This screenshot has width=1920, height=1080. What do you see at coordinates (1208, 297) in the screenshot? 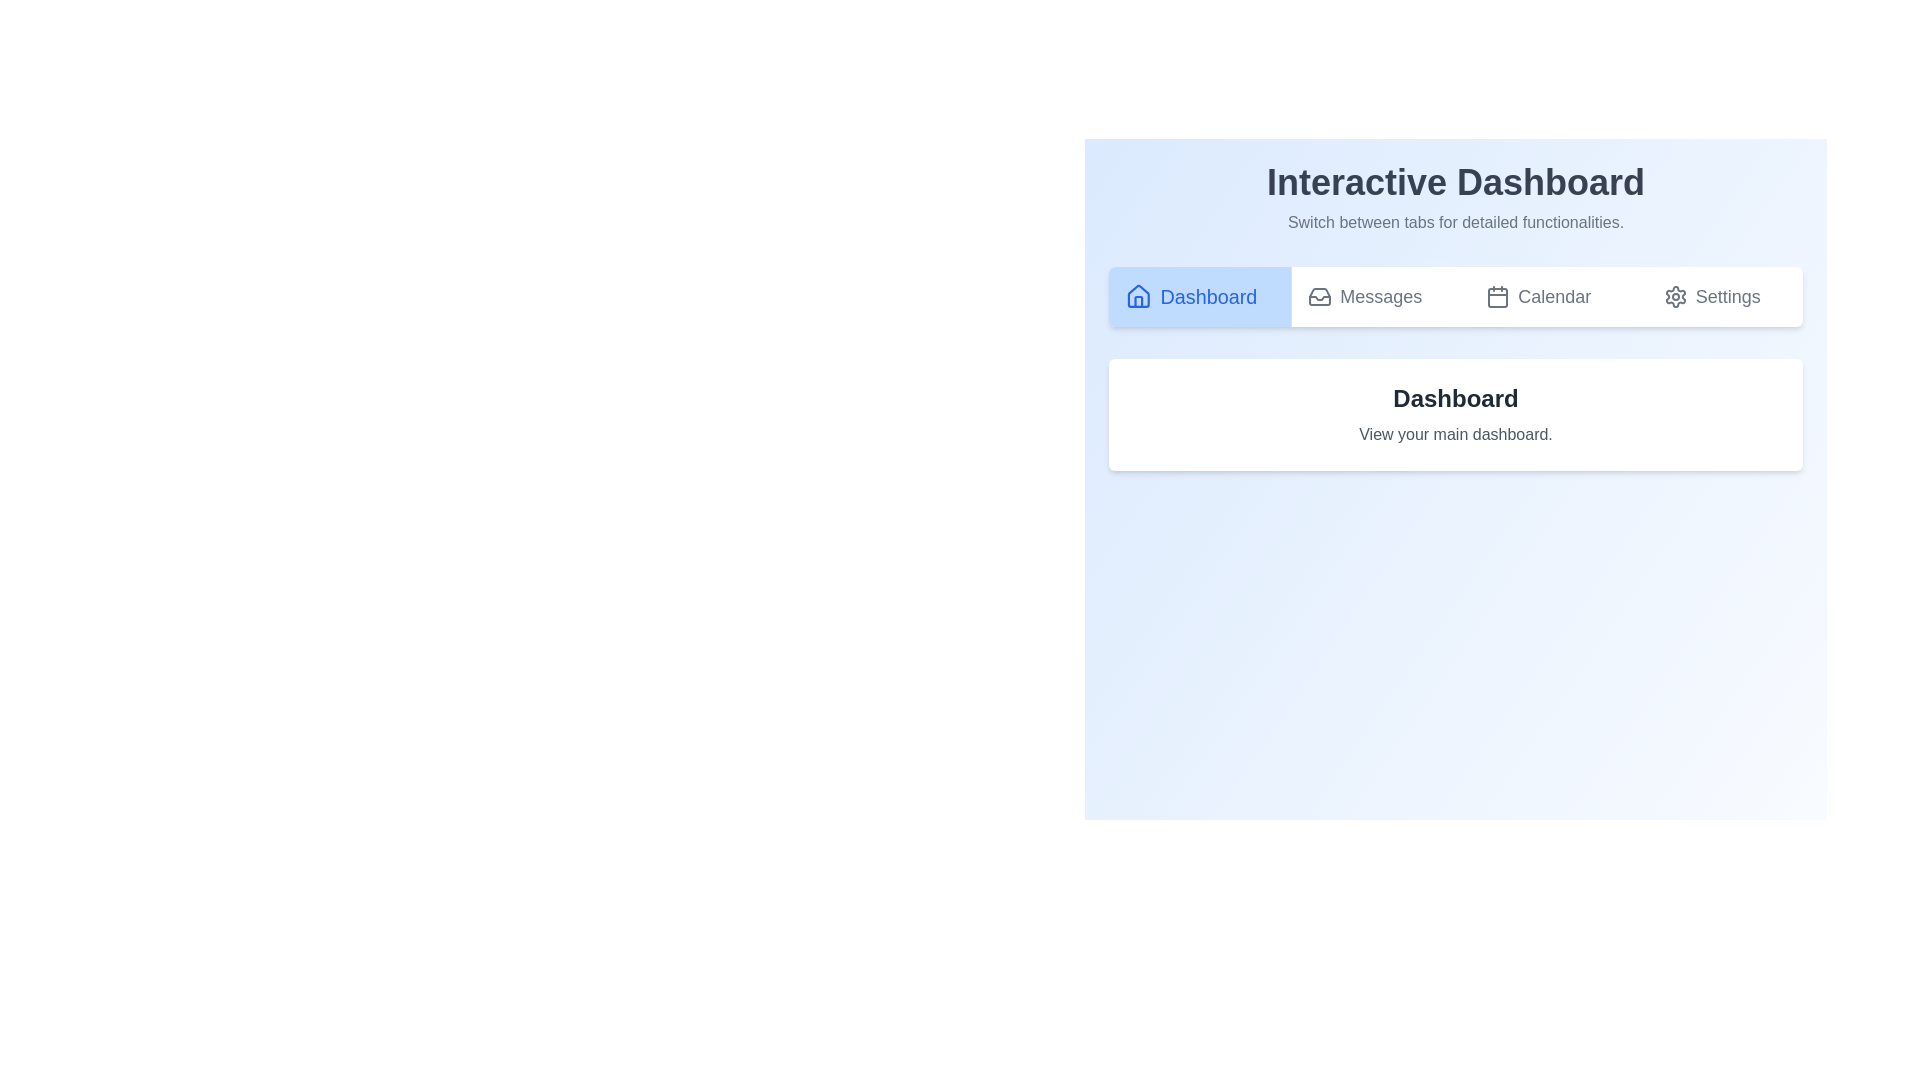
I see `text 'Dashboard' displayed in blue color within the navigation button` at bounding box center [1208, 297].